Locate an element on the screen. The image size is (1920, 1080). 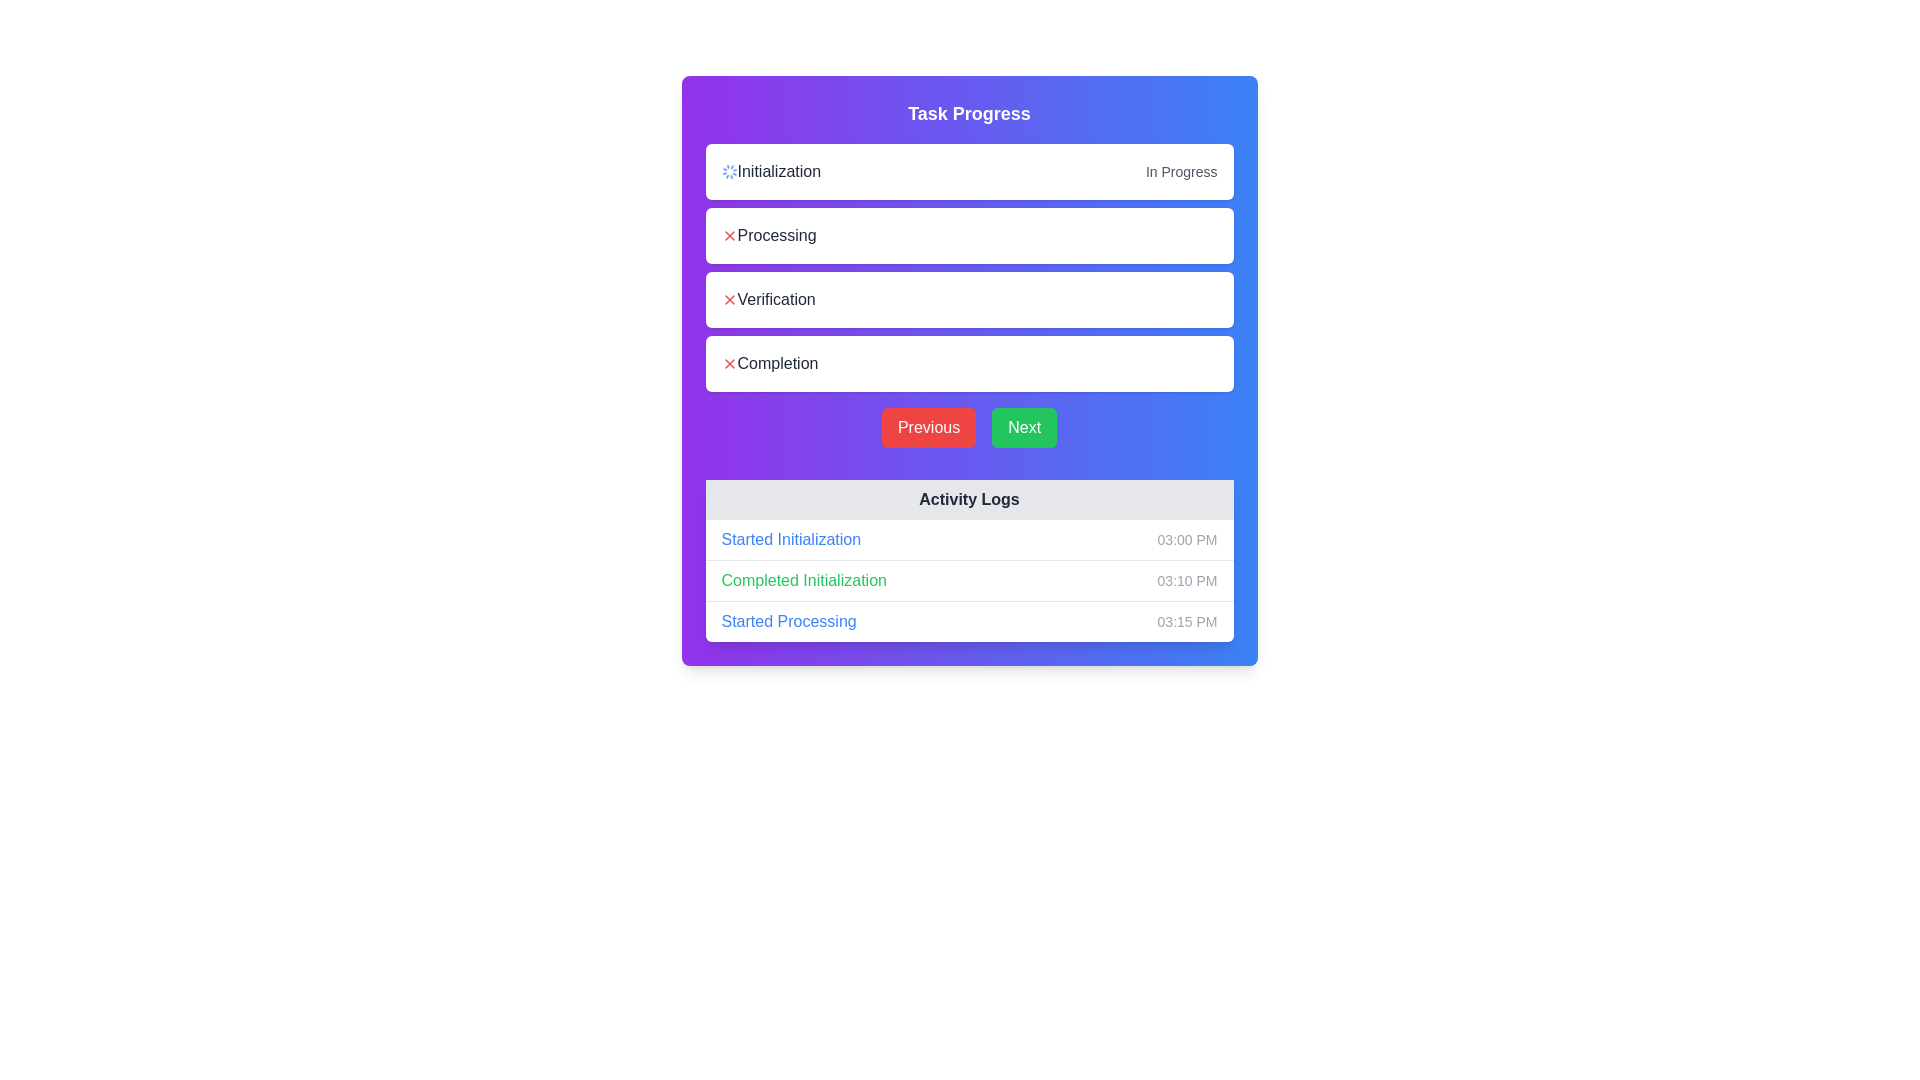
the 'Completion' label with a red-colored cross icon, located in the fourth row of the task status list within the progress tracker panel is located at coordinates (768, 363).